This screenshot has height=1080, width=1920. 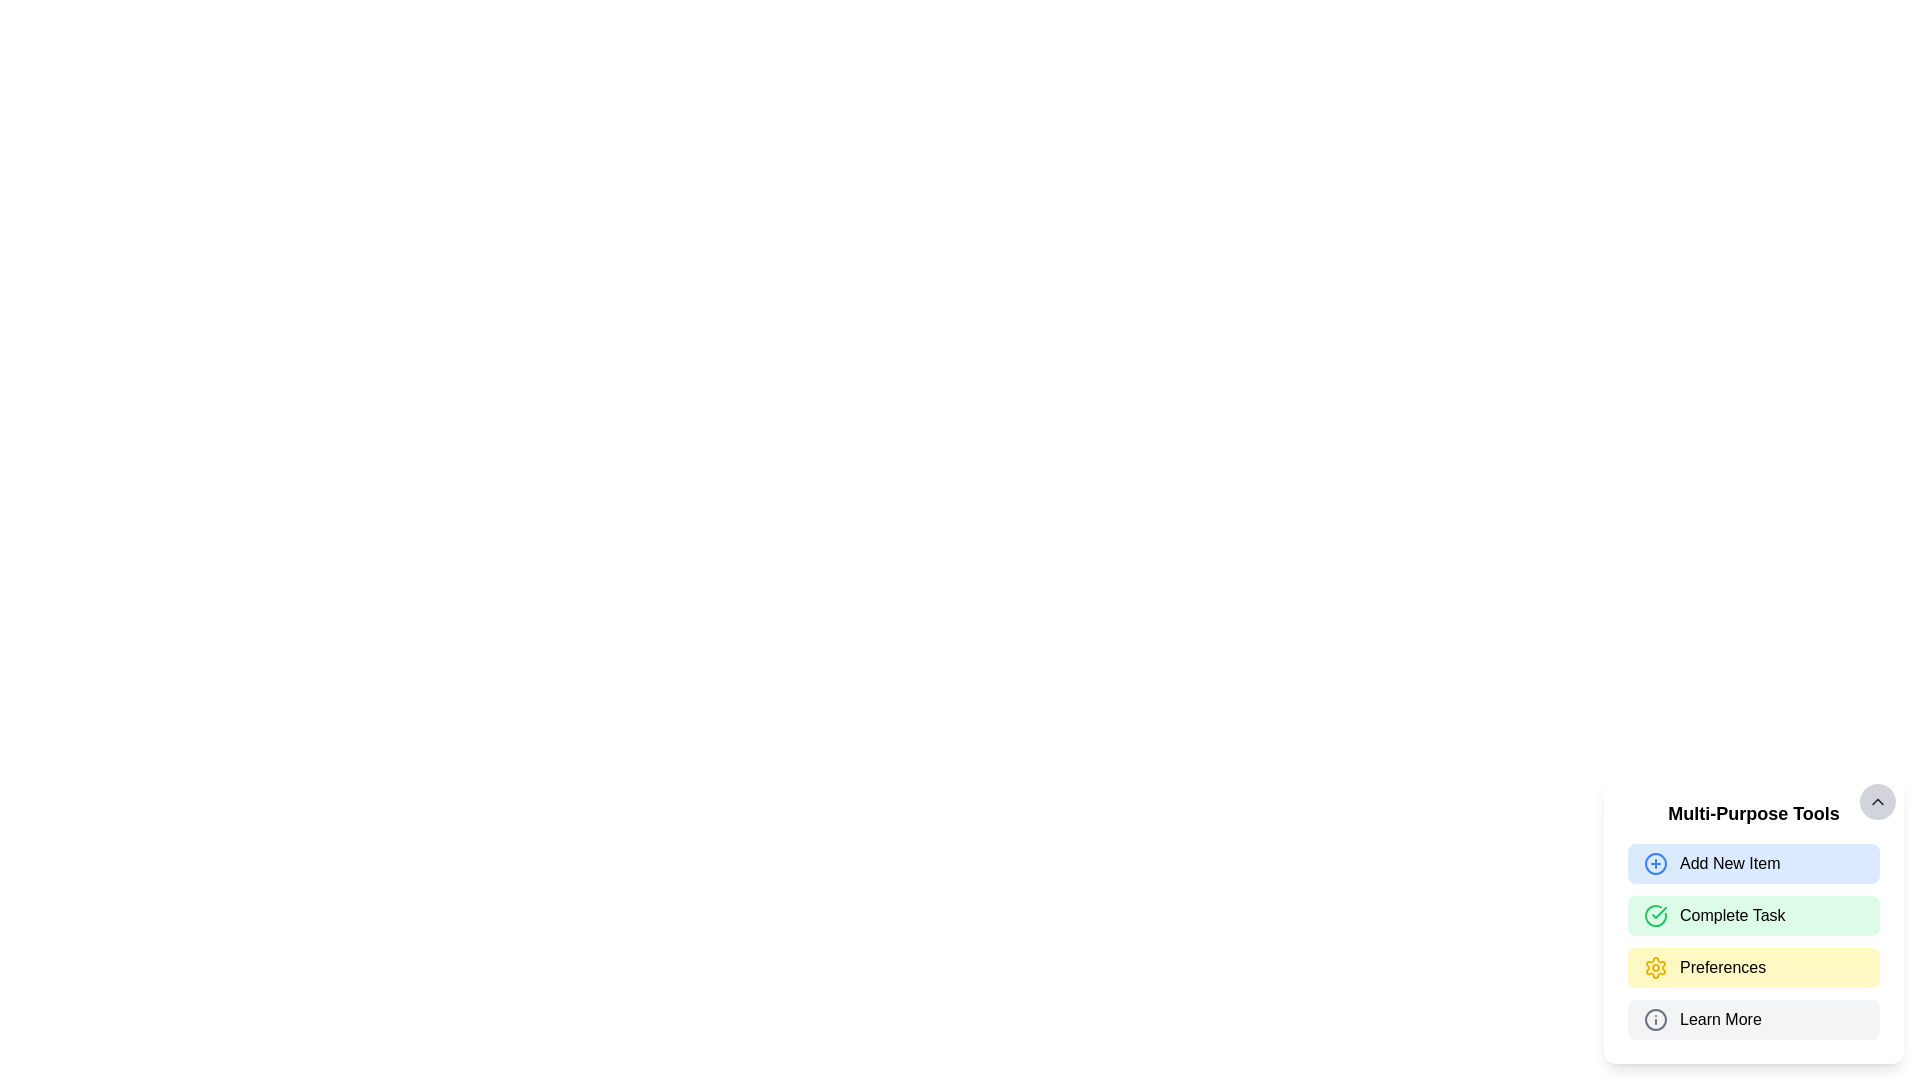 I want to click on the 'Preferences' label in the sidebar, which is the third item in a vertical list between 'Complete Task' and 'Learn More', so click(x=1722, y=967).